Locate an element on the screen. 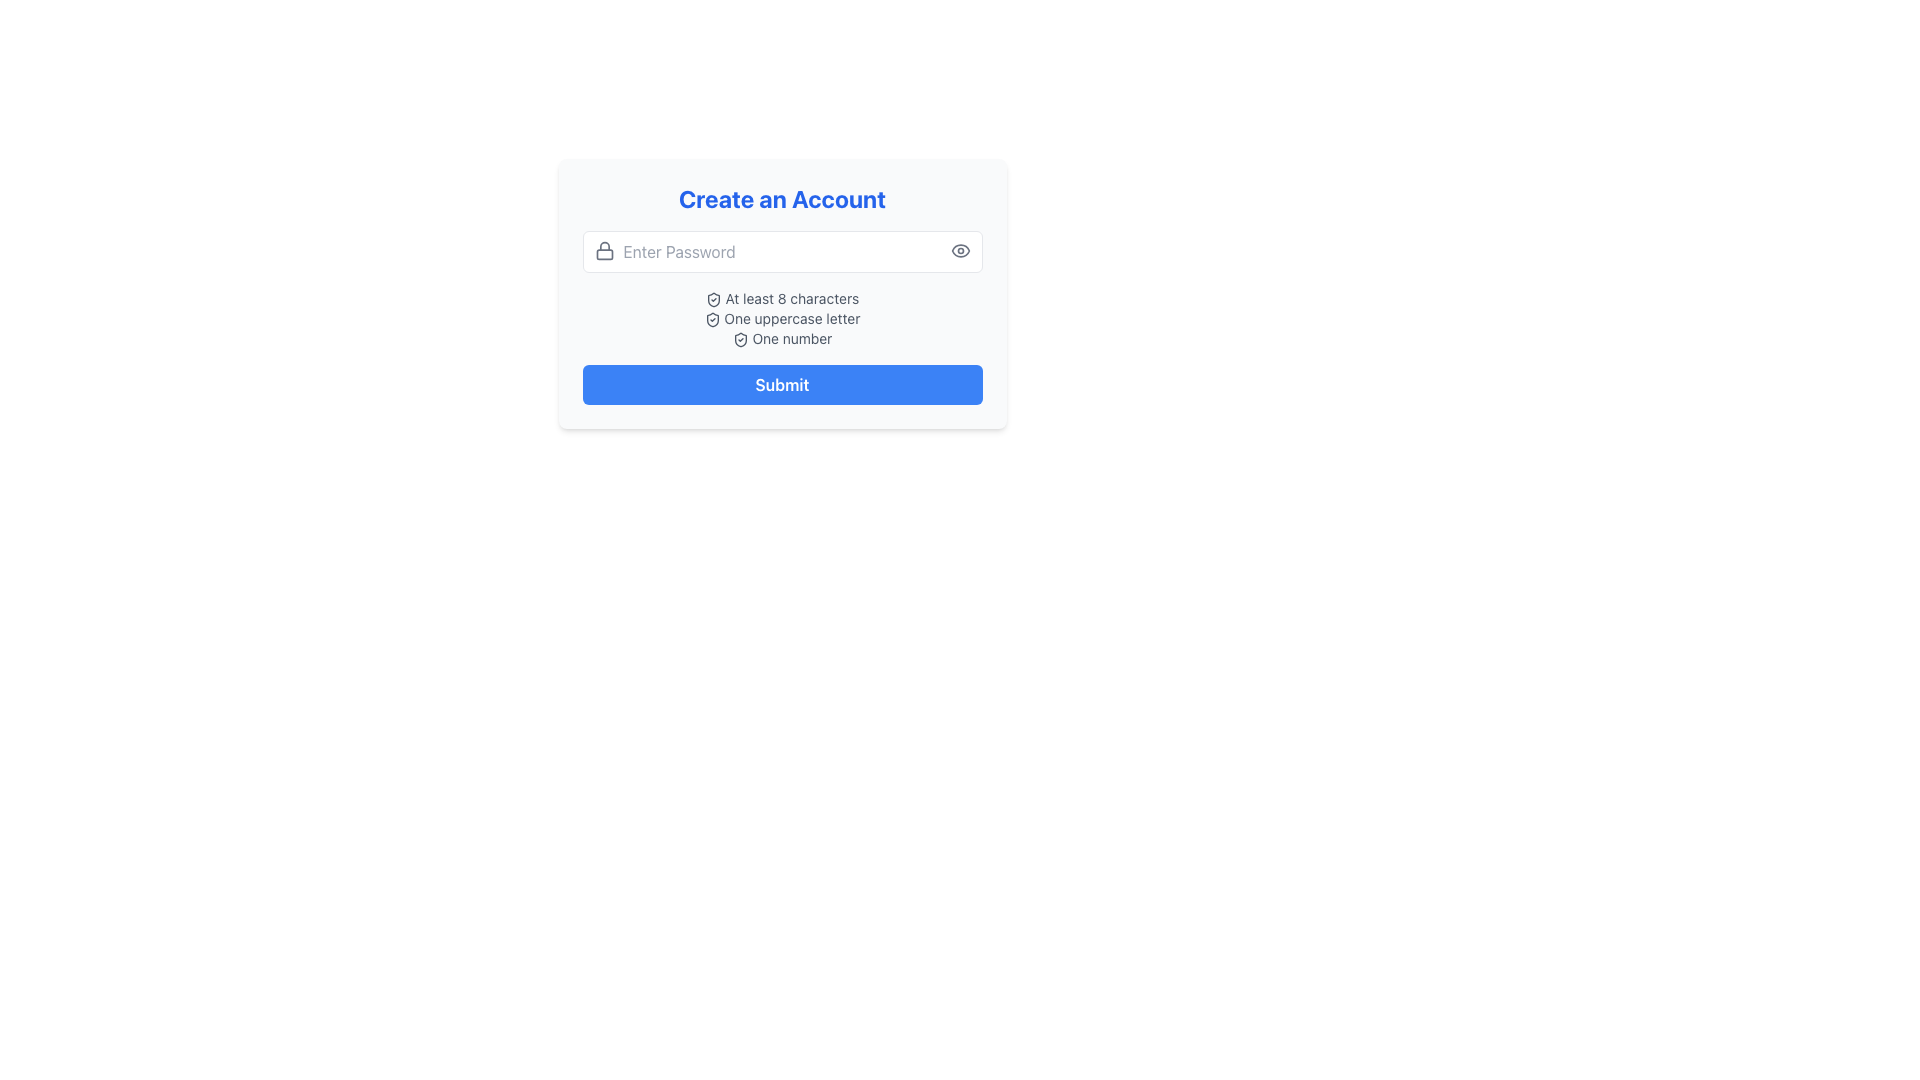 The height and width of the screenshot is (1080, 1920). the lock icon located inside the password input field, which serves as a visual cue for the input's security context is located at coordinates (603, 249).